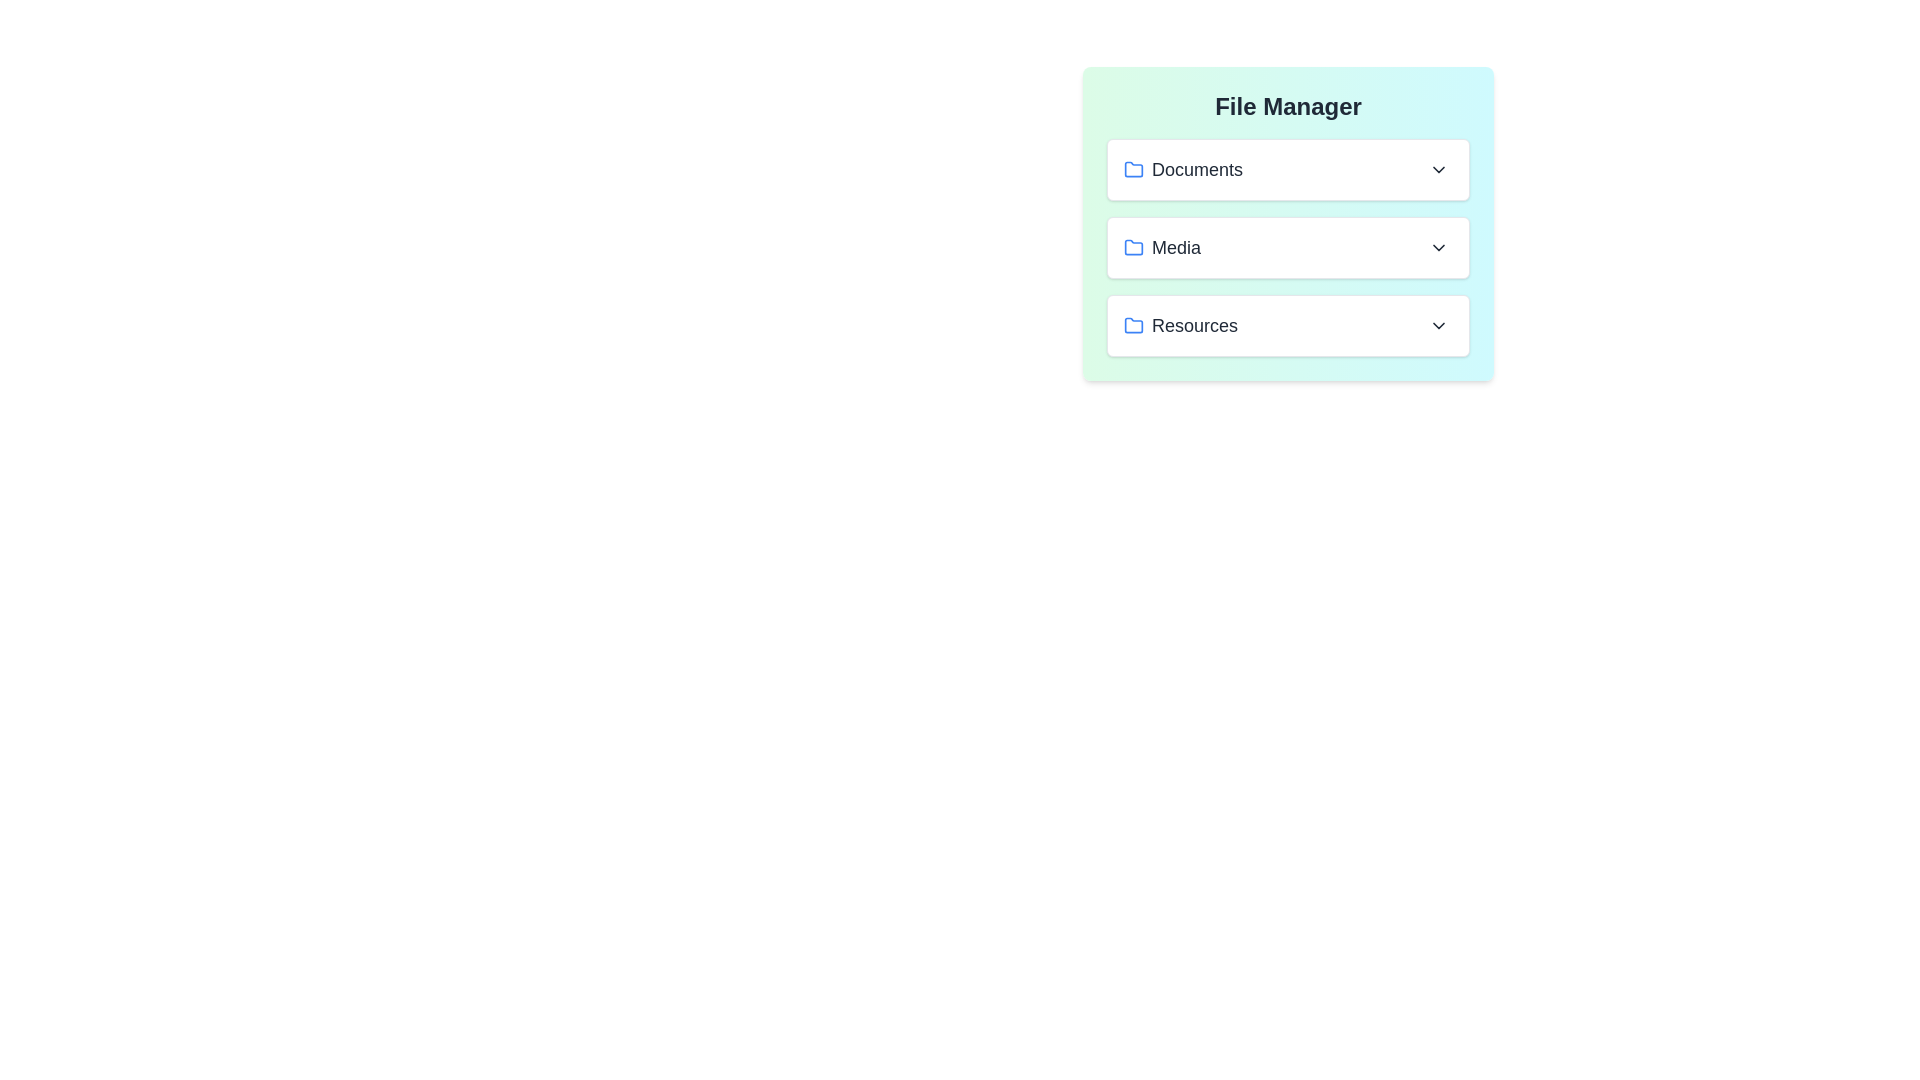 This screenshot has width=1920, height=1080. I want to click on the file VacationPhoto.jpg from the folder Resources, so click(1288, 325).